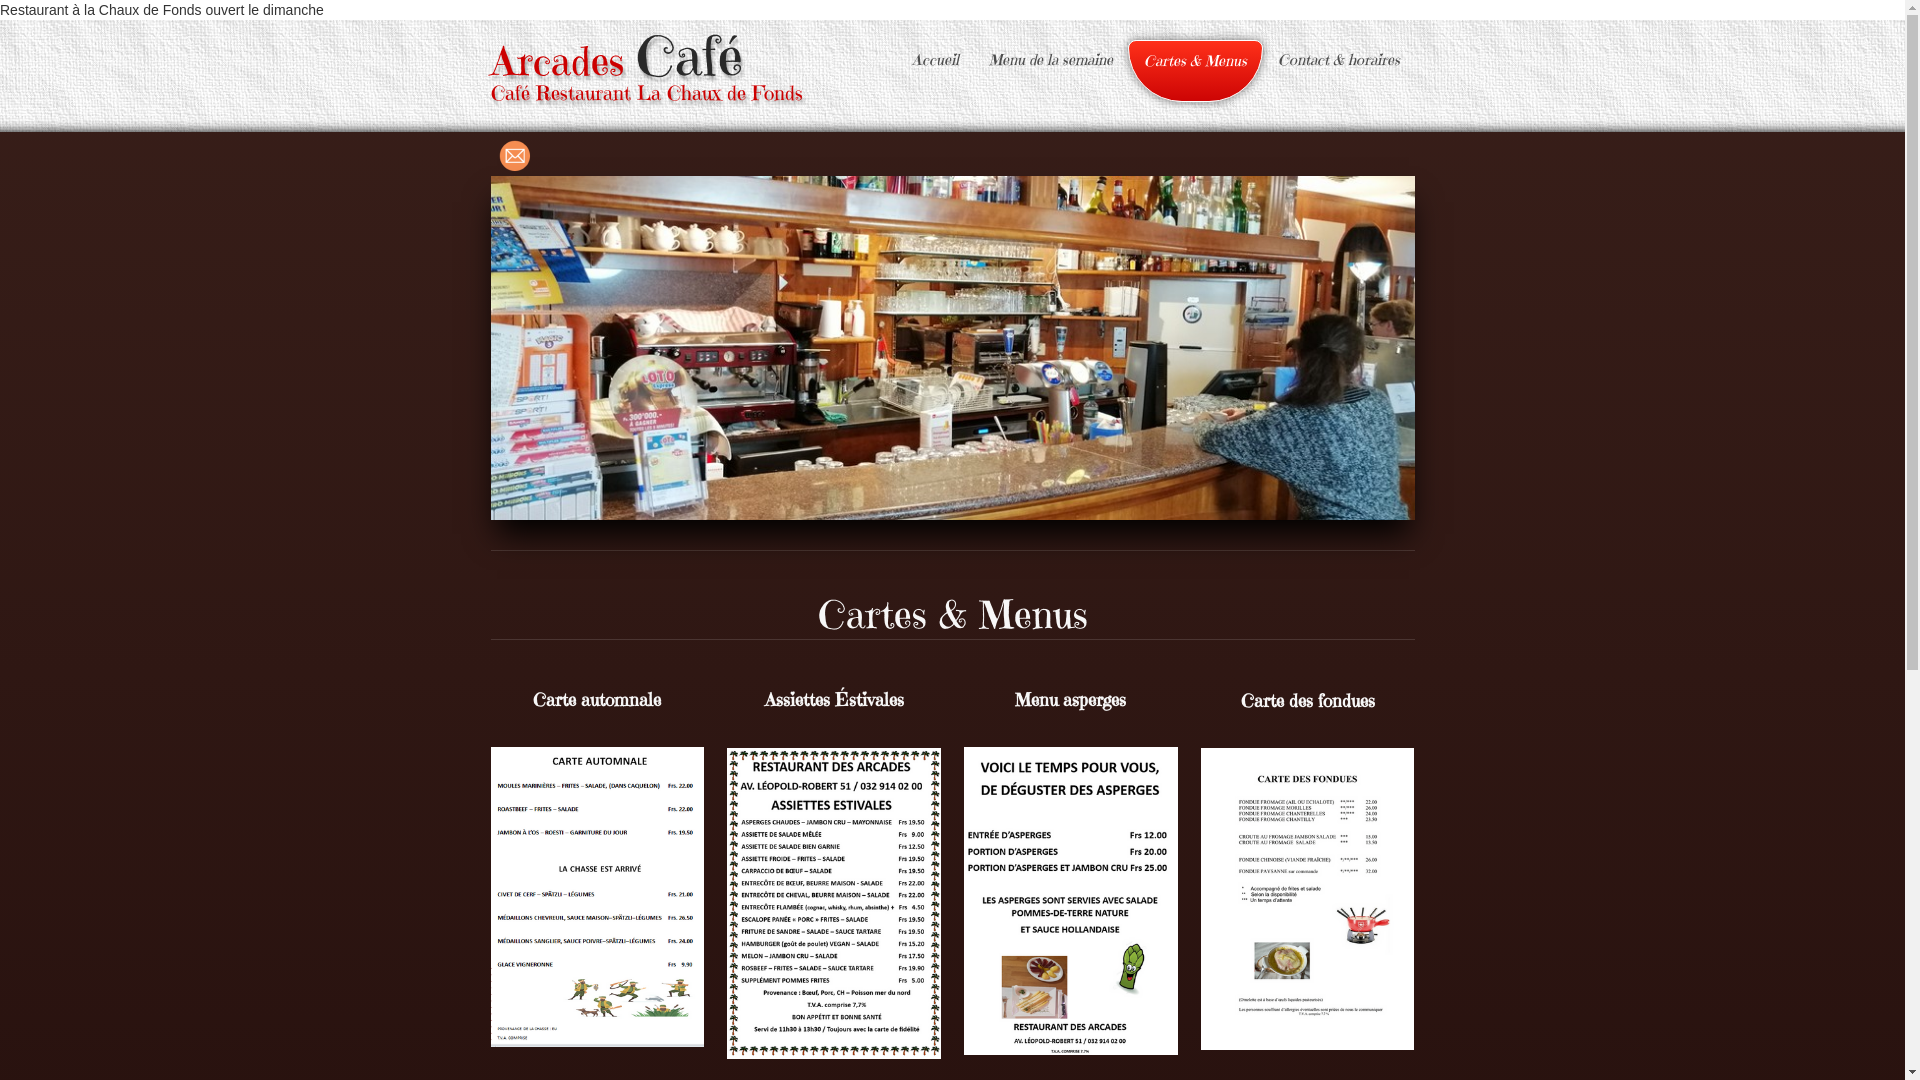 The image size is (1920, 1080). What do you see at coordinates (974, 59) in the screenshot?
I see `'Menu de la semaine'` at bounding box center [974, 59].